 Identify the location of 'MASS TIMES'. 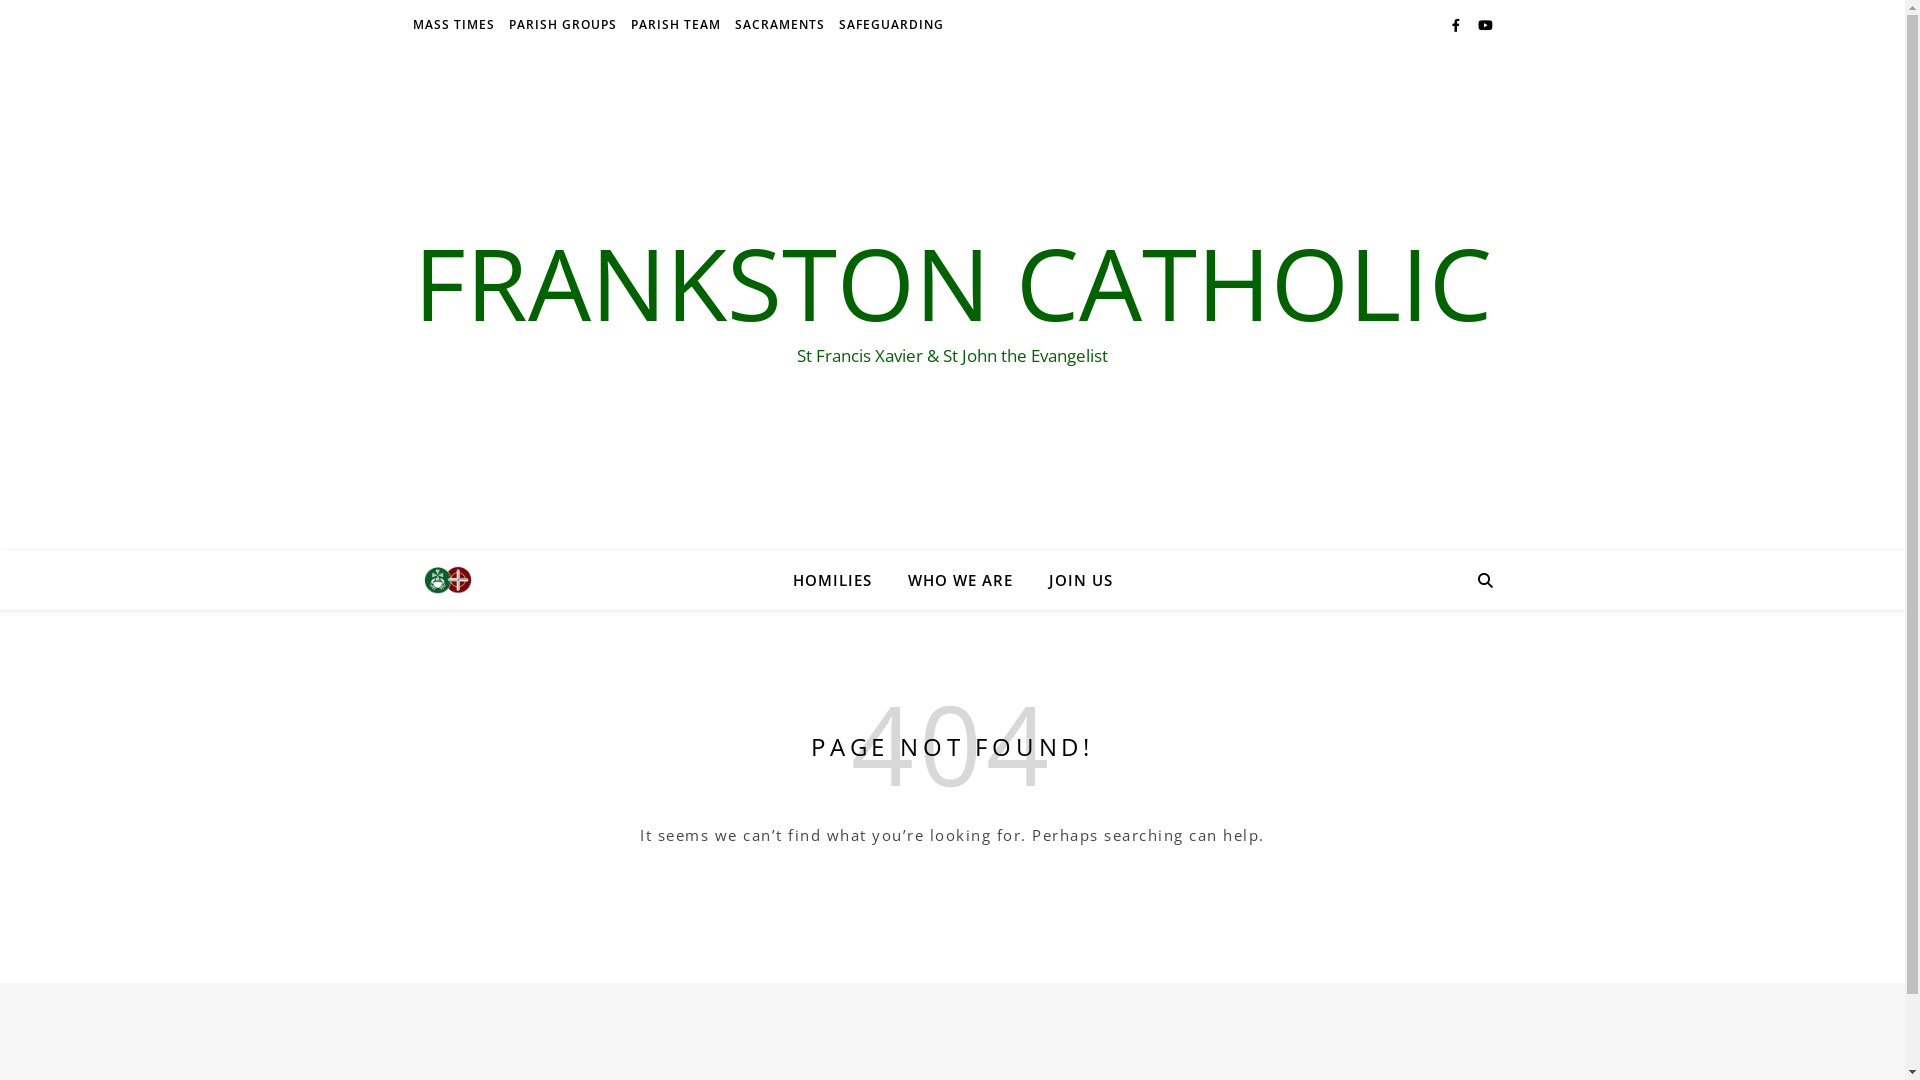
(454, 24).